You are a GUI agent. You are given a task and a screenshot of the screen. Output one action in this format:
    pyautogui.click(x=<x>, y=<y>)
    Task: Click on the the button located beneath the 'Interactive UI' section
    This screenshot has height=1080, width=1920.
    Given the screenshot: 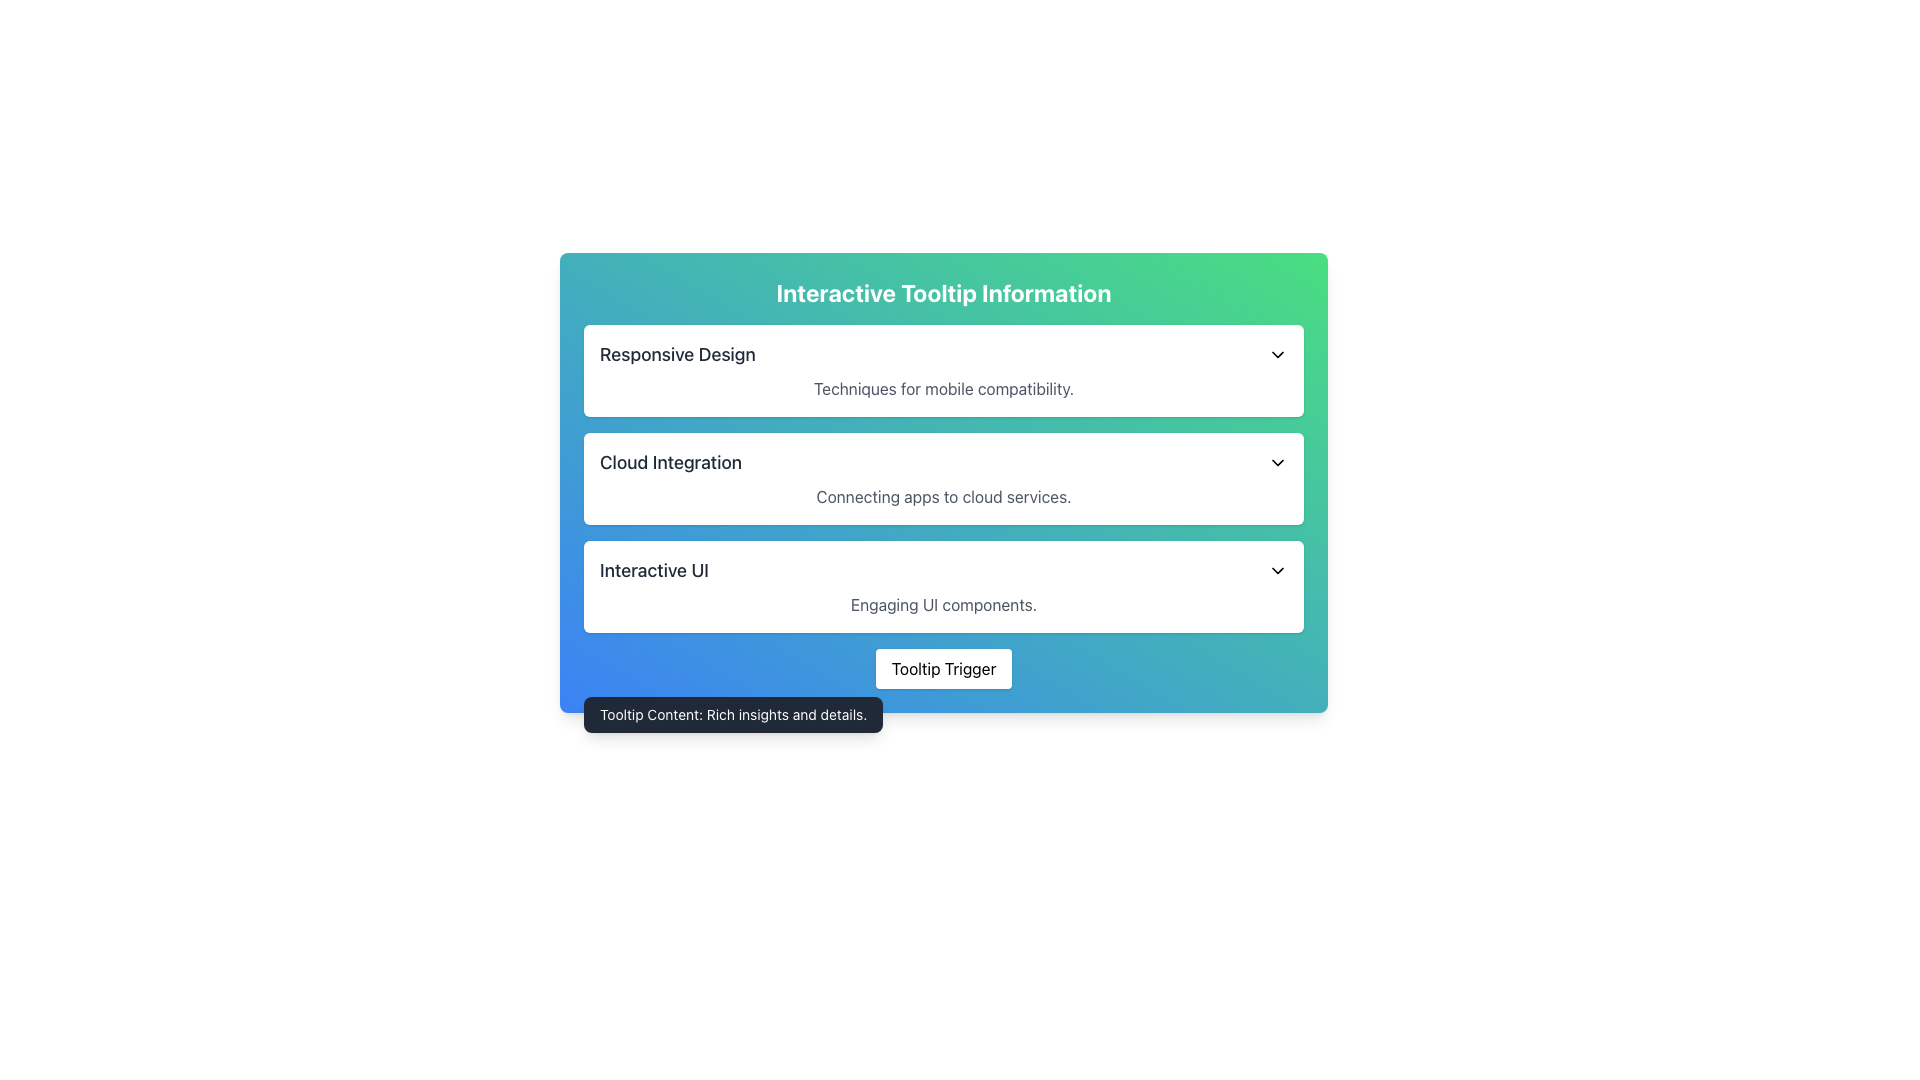 What is the action you would take?
    pyautogui.click(x=943, y=668)
    